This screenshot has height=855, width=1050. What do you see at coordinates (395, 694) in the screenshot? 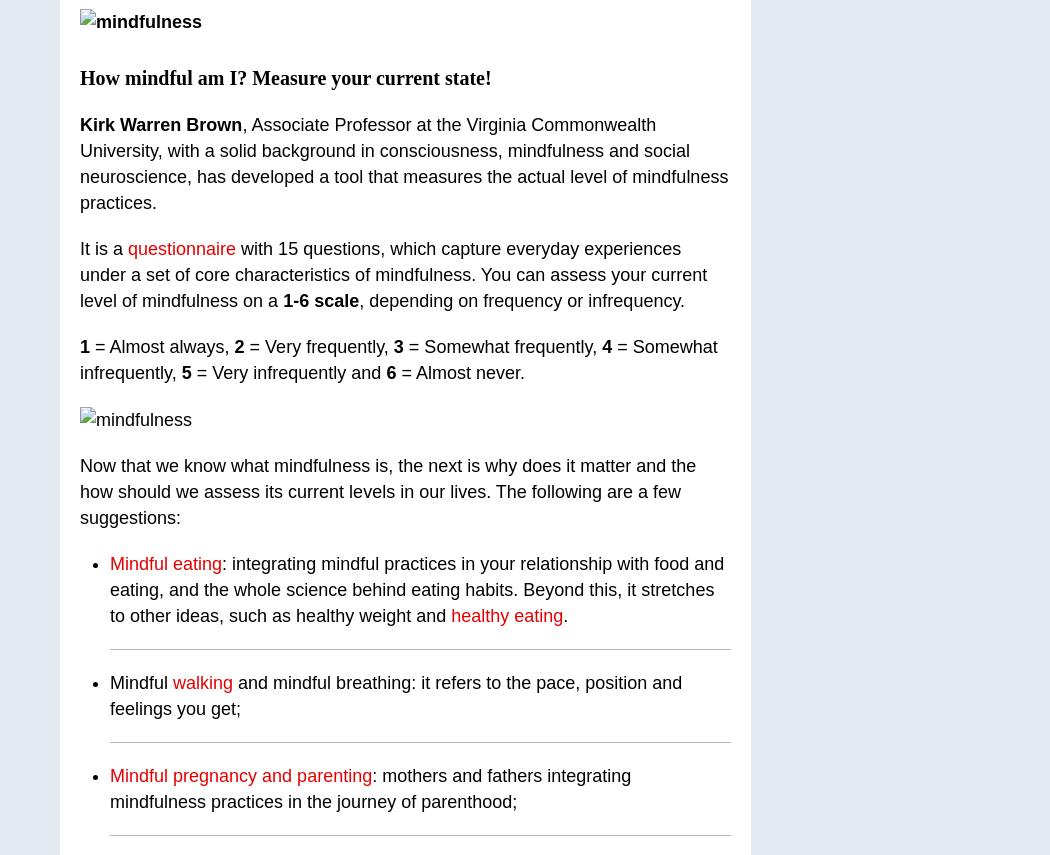
I see `'and mindful breathing: it refers to the pace, position and feelings you get;'` at bounding box center [395, 694].